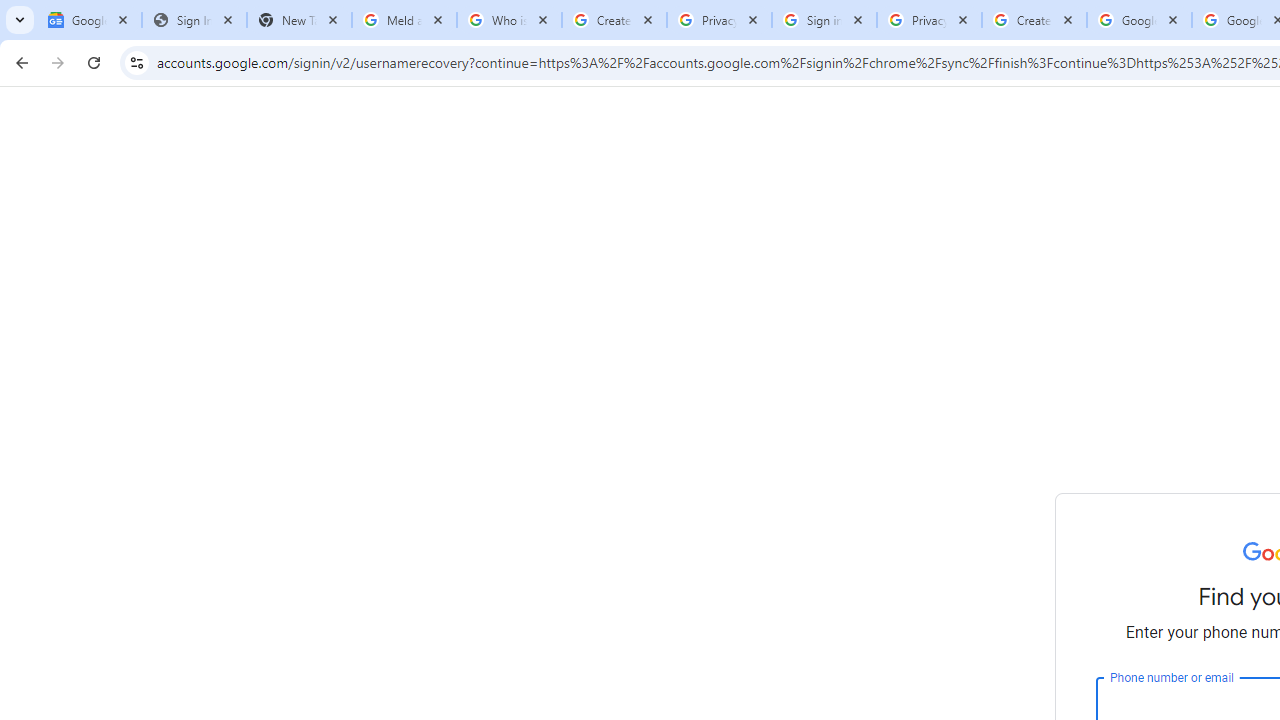 This screenshot has width=1280, height=720. I want to click on 'Create your Google Account', so click(1034, 20).